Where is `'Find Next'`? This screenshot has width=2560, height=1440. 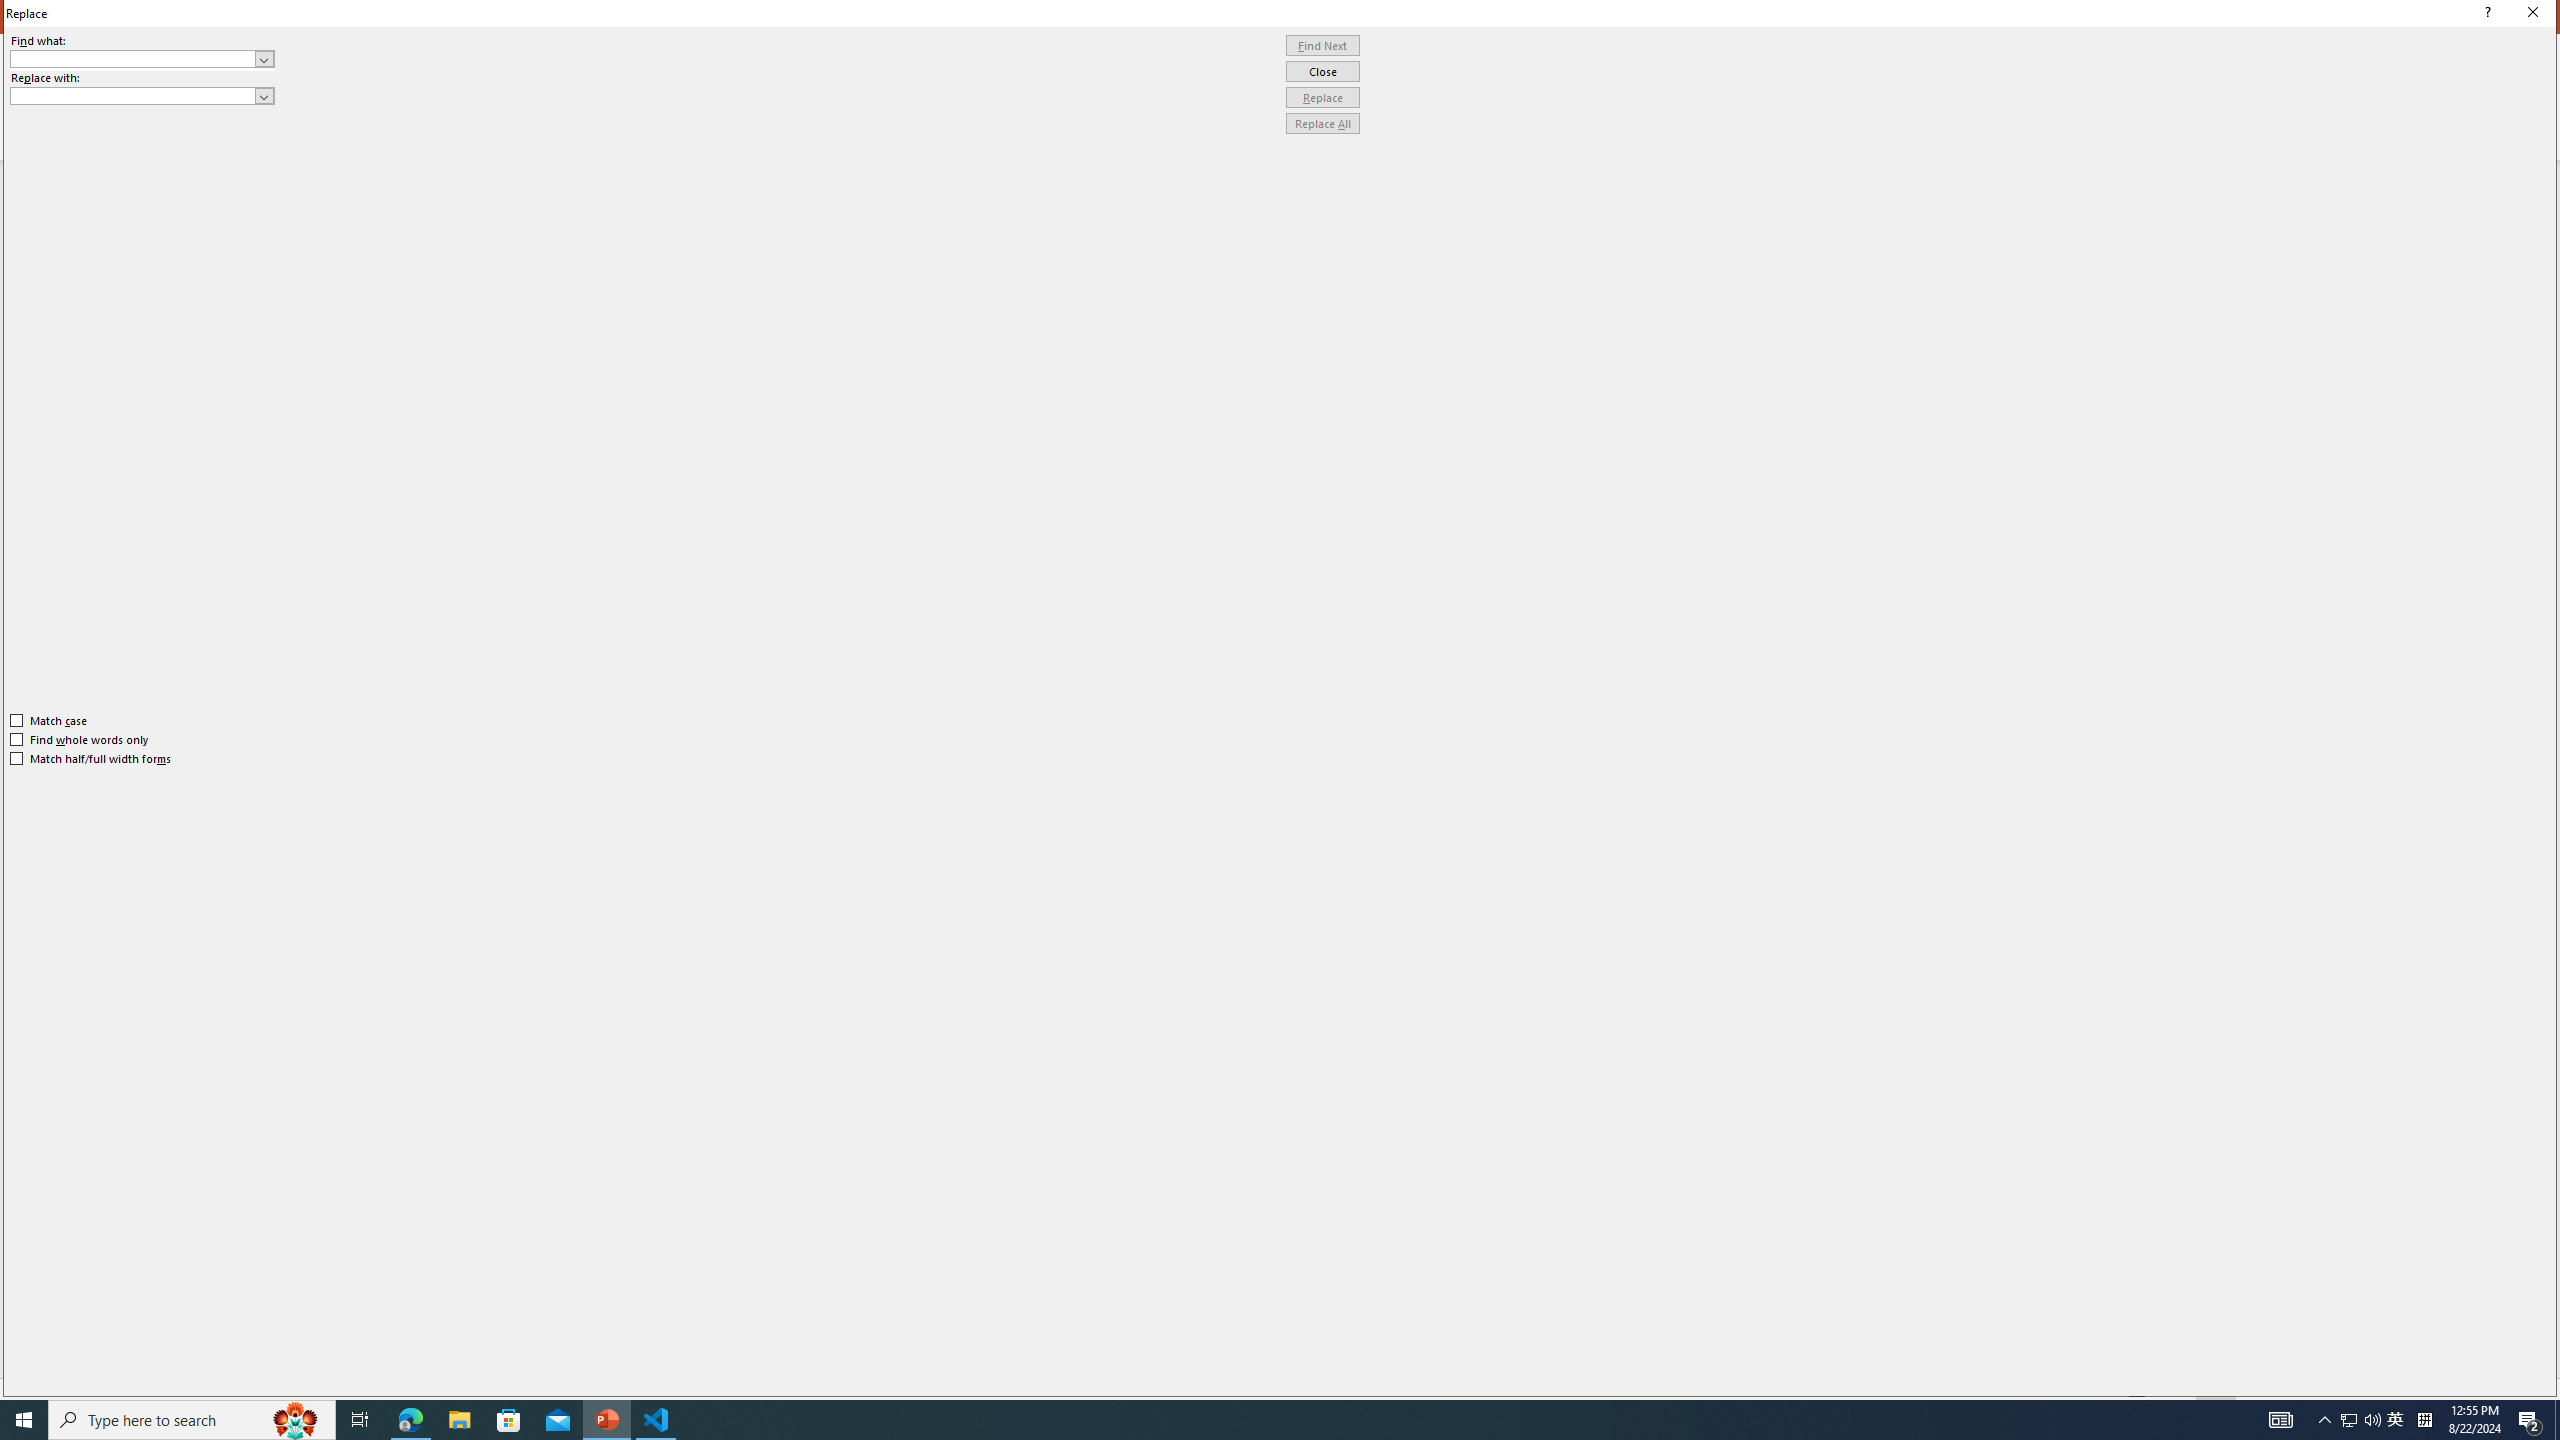
'Find Next' is located at coordinates (1322, 45).